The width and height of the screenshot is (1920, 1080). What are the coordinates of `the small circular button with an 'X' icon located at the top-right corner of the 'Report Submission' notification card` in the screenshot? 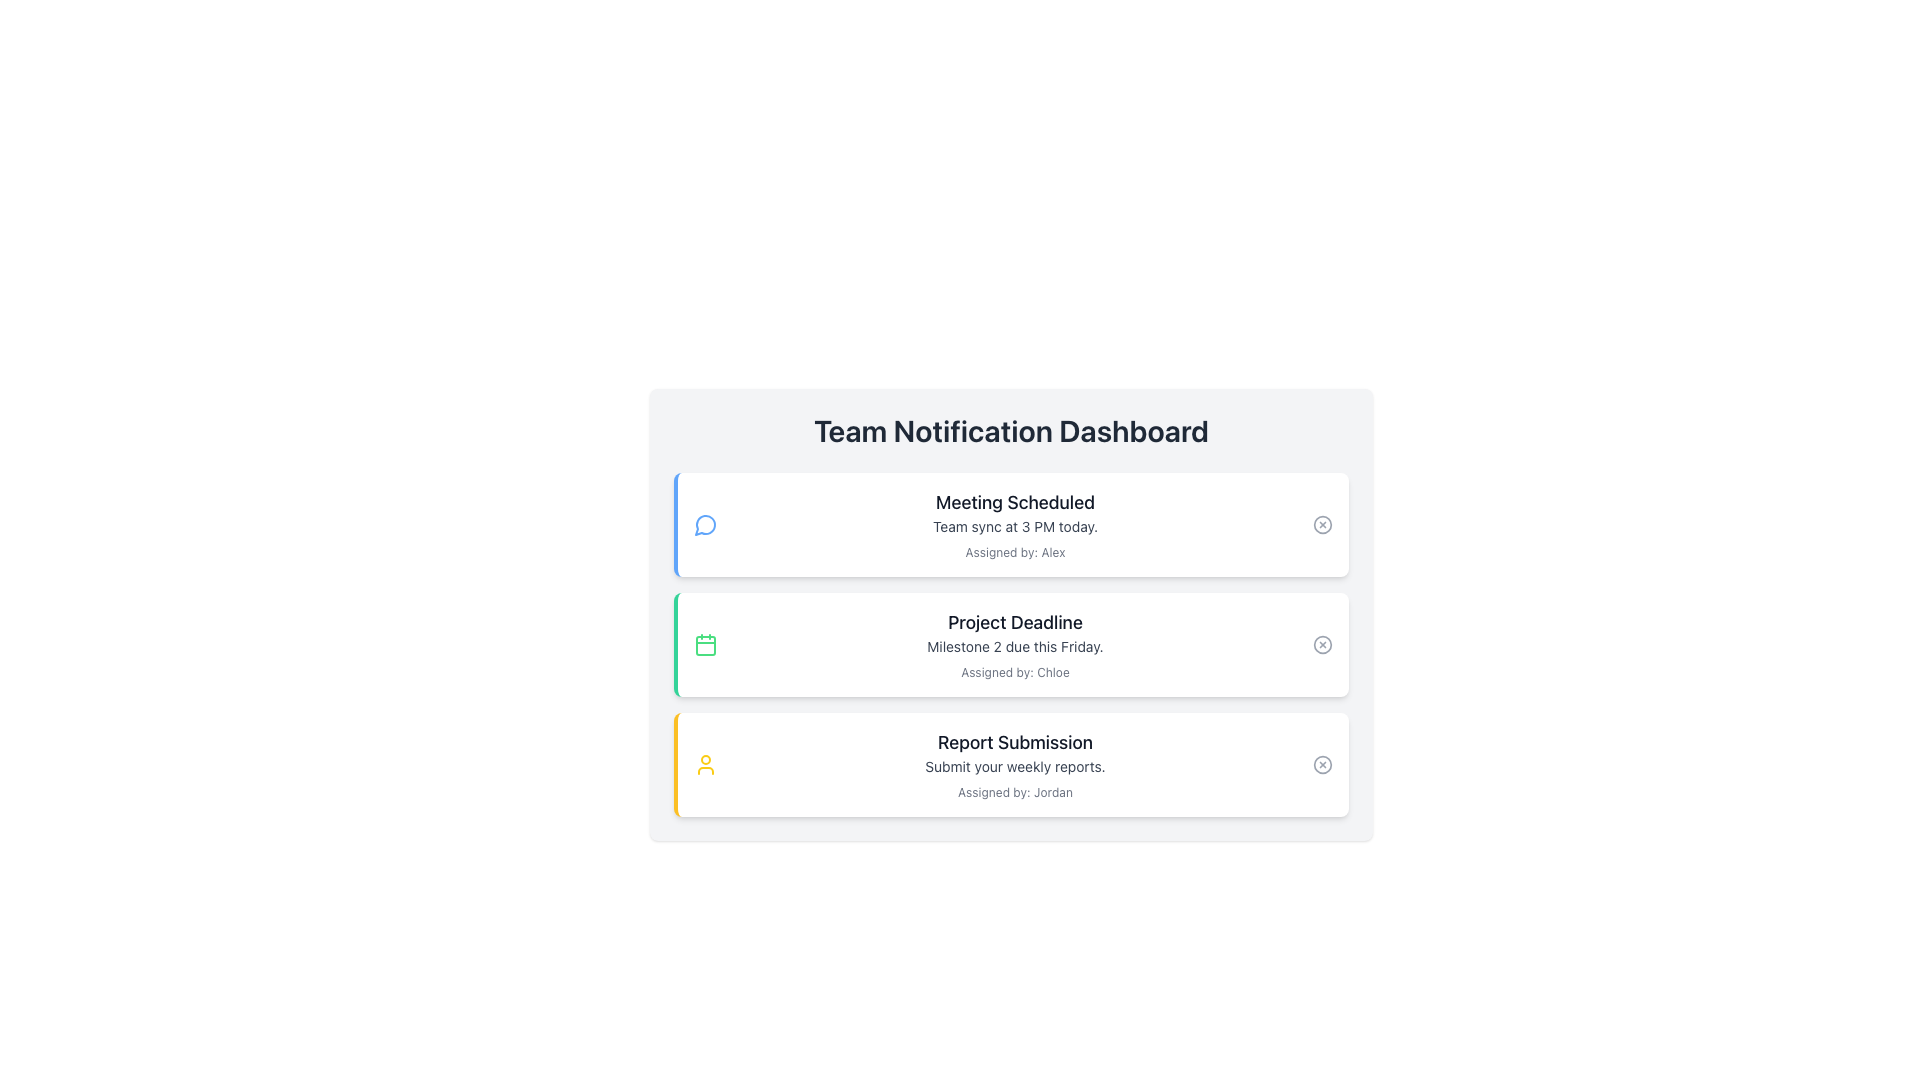 It's located at (1323, 764).